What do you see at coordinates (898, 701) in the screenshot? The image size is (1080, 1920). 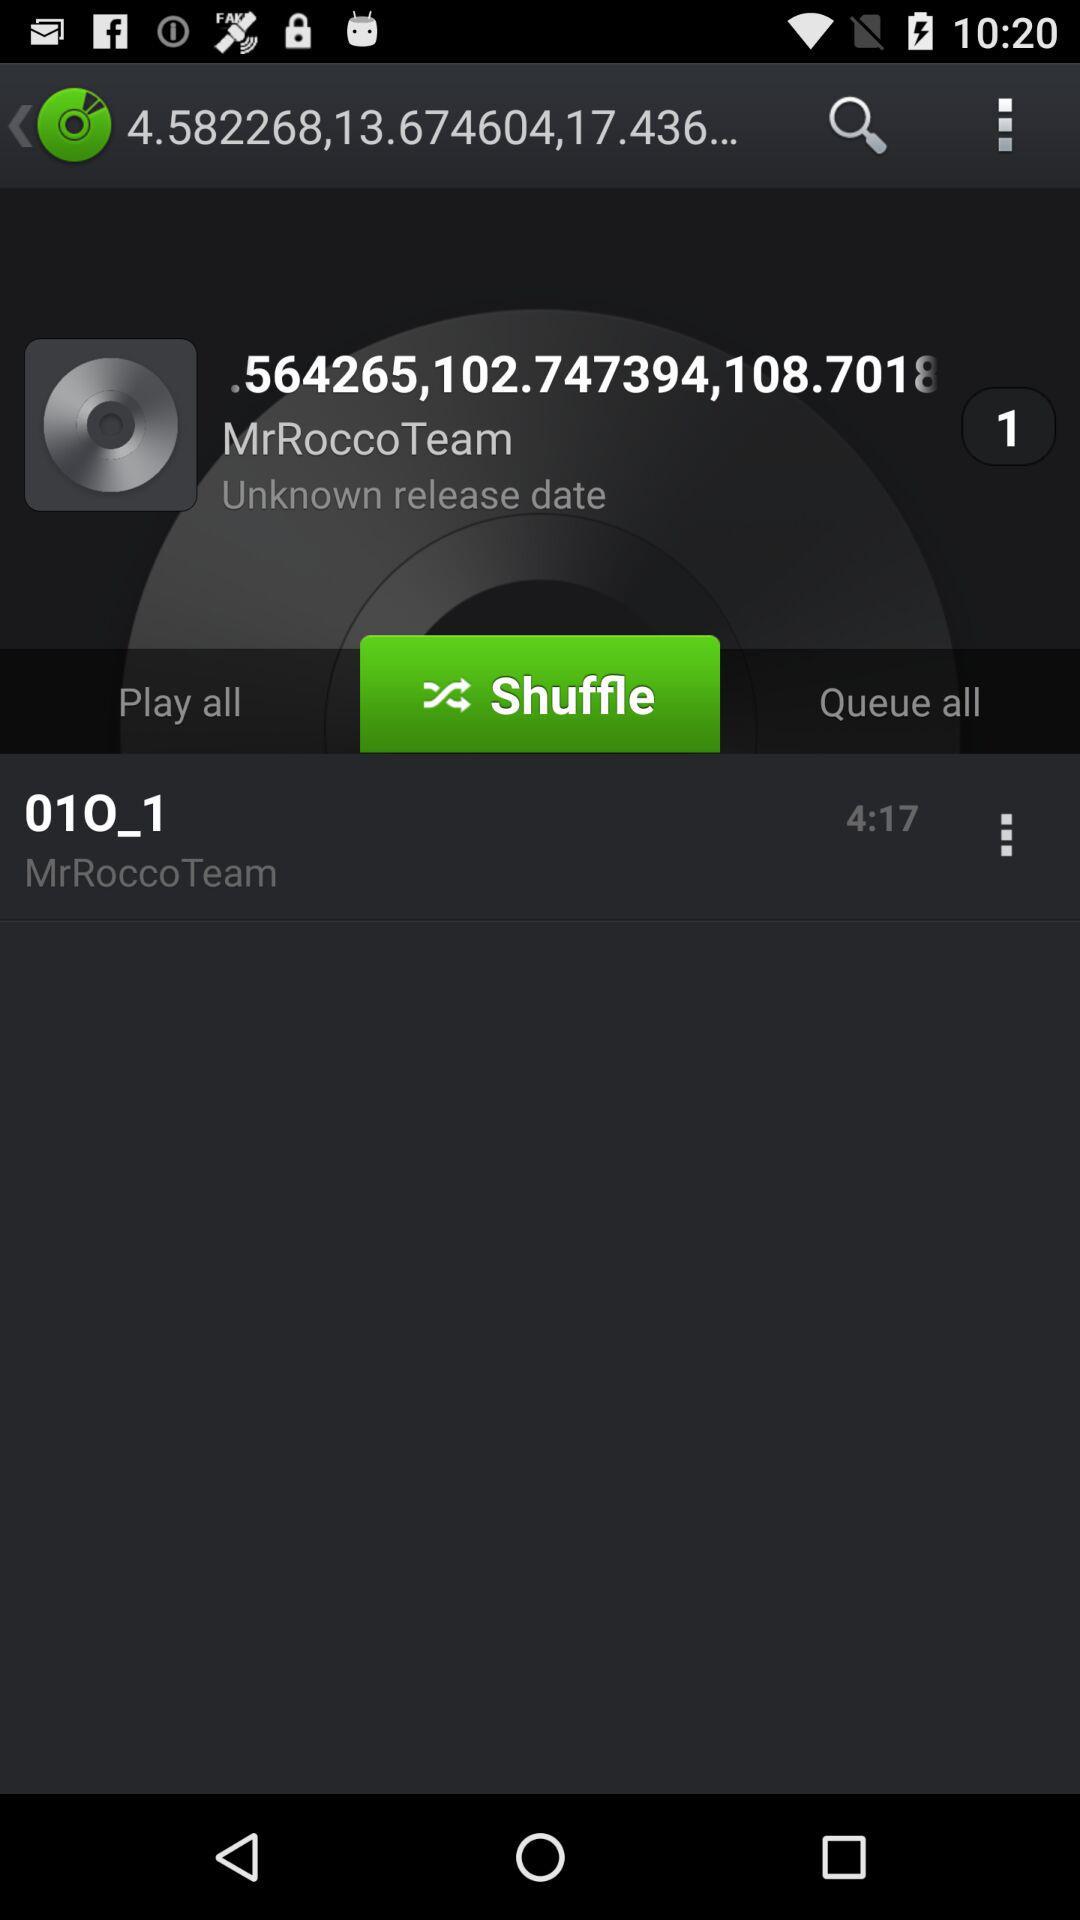 I see `the app to the right of the shuffle app` at bounding box center [898, 701].